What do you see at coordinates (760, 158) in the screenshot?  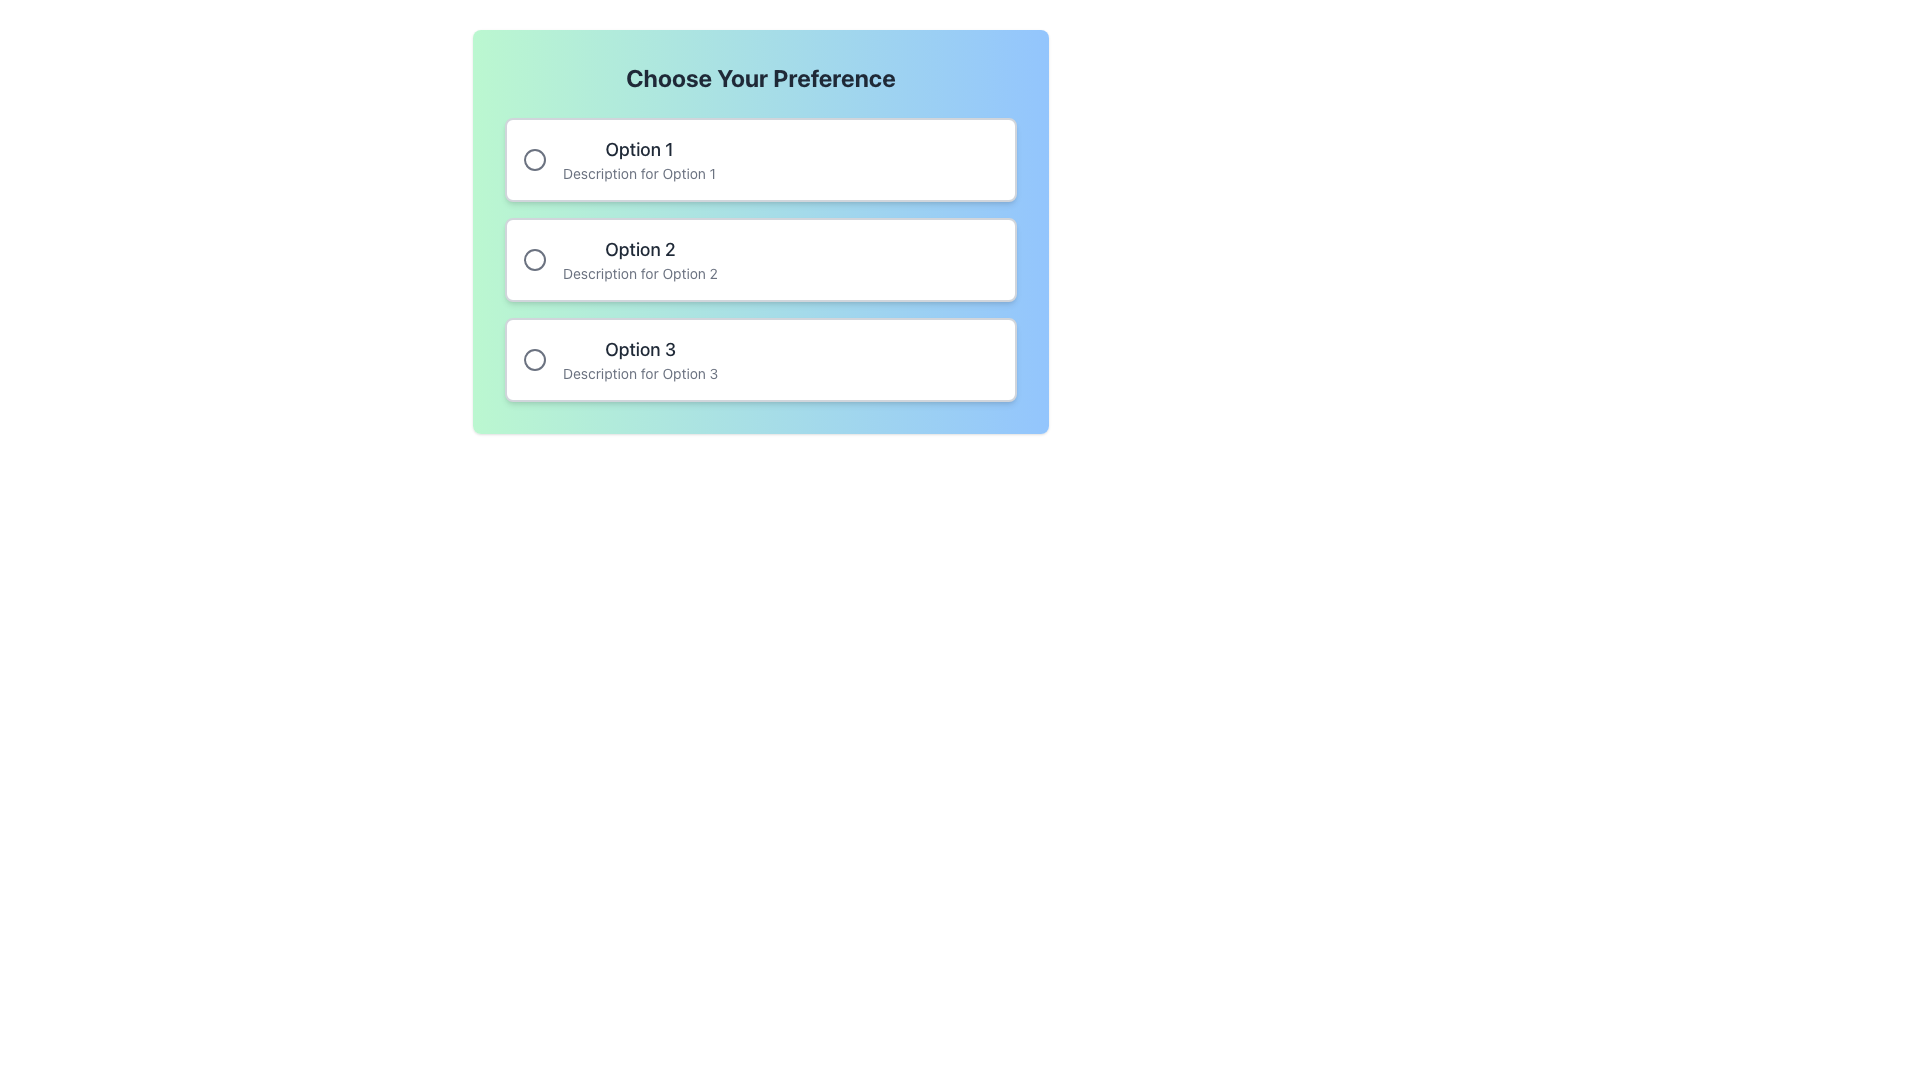 I see `the first card representing a selectable option in the list` at bounding box center [760, 158].